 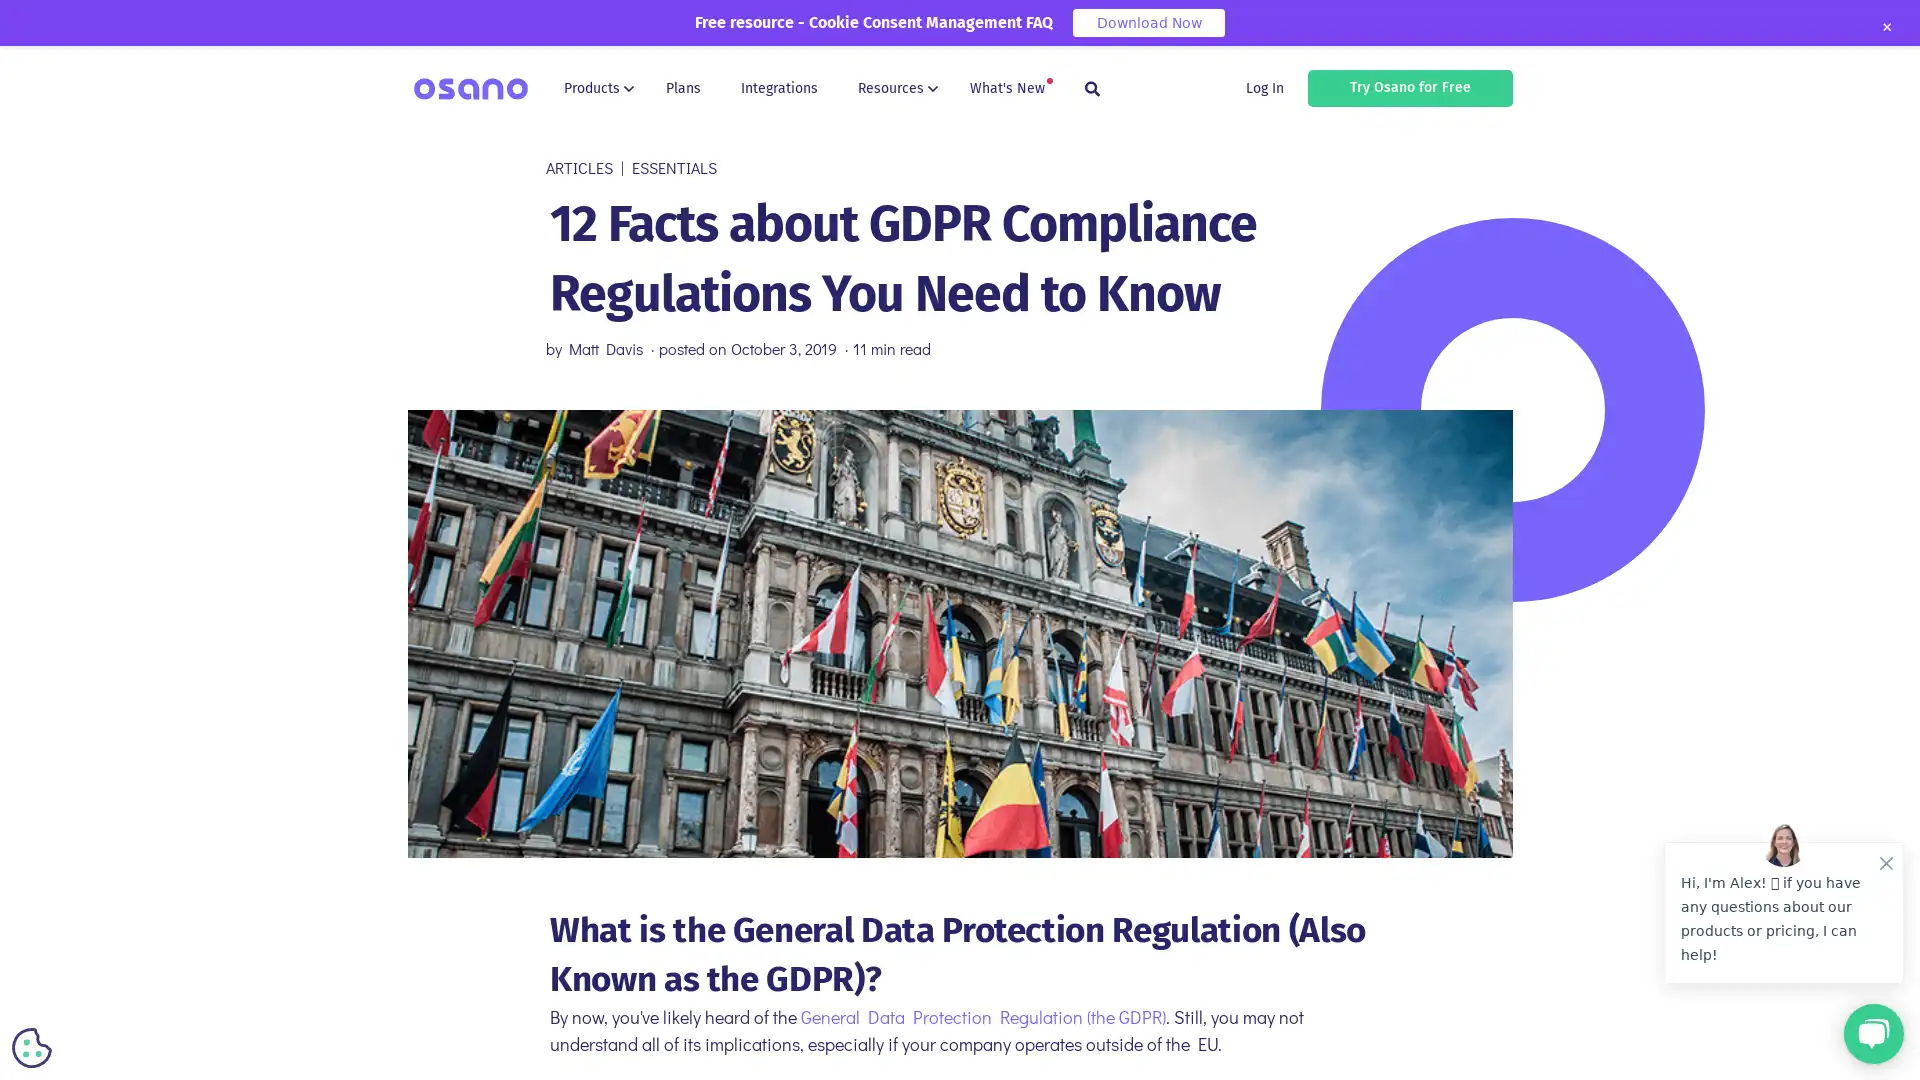 I want to click on Close, so click(x=1885, y=27).